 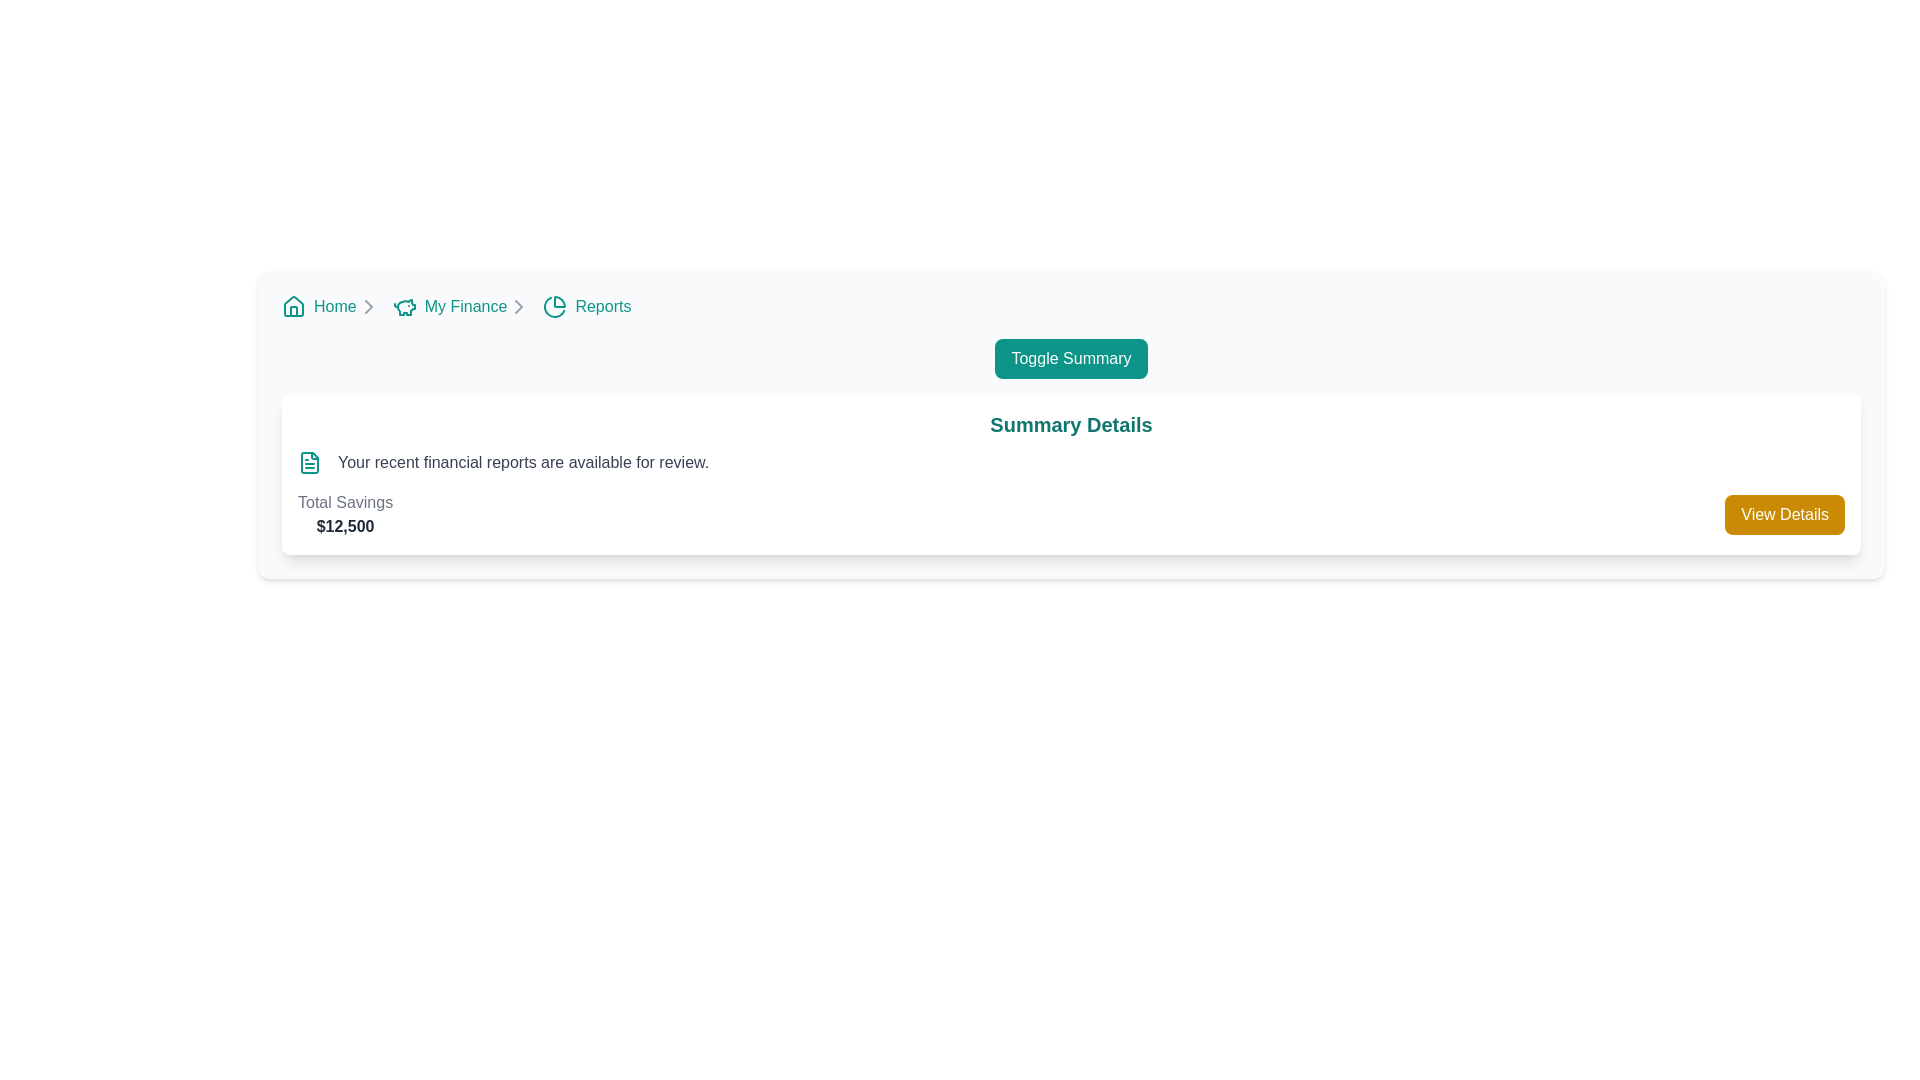 What do you see at coordinates (586, 307) in the screenshot?
I see `the breadcrumb navigation link labeled 'Reports'` at bounding box center [586, 307].